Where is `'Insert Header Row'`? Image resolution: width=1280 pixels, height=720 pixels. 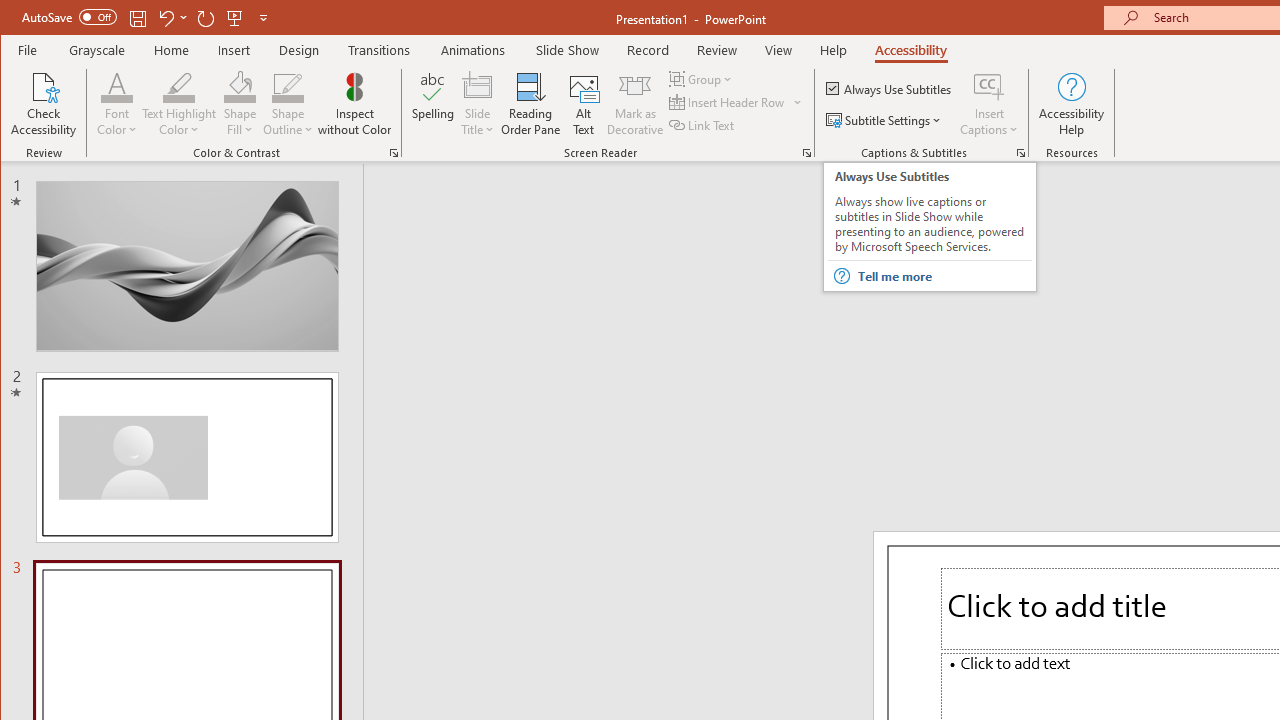 'Insert Header Row' is located at coordinates (727, 102).